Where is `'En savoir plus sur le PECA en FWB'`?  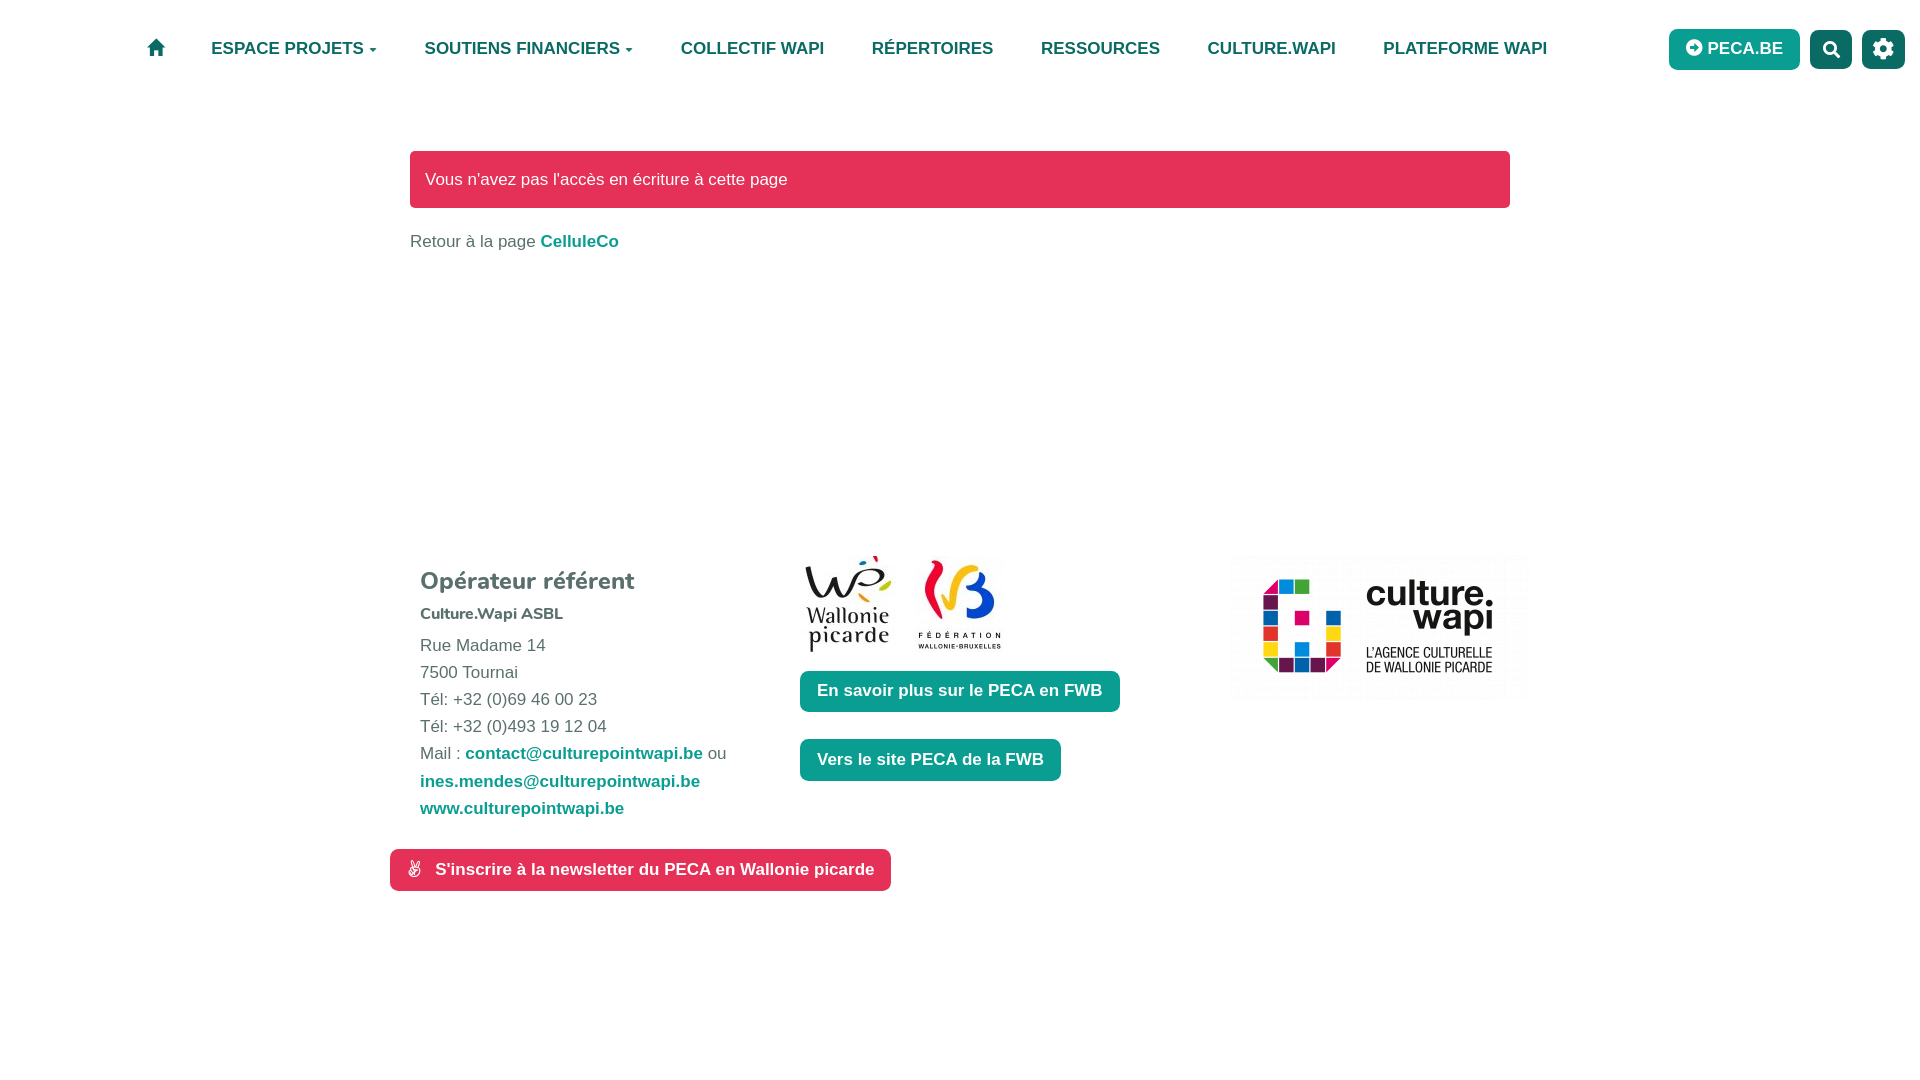
'En savoir plus sur le PECA en FWB' is located at coordinates (960, 690).